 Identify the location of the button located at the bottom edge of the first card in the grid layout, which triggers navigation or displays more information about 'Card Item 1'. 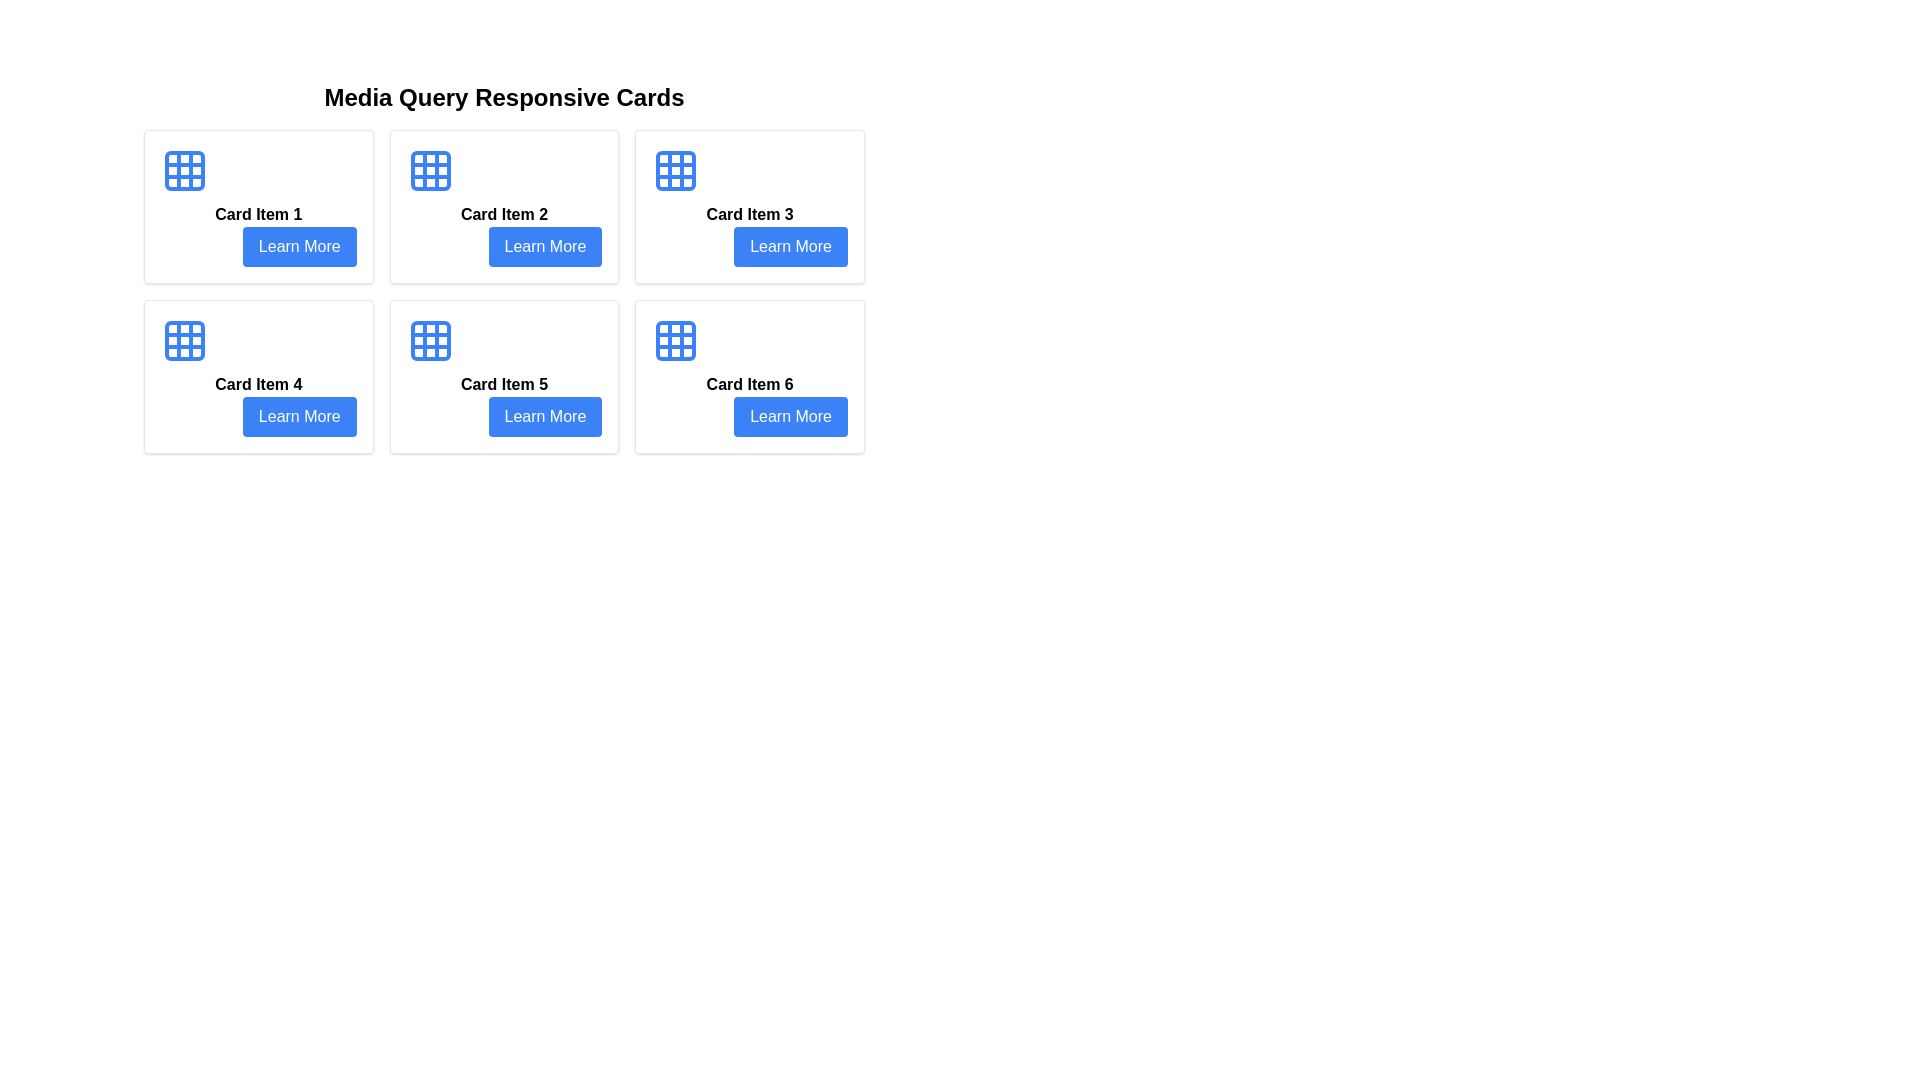
(298, 245).